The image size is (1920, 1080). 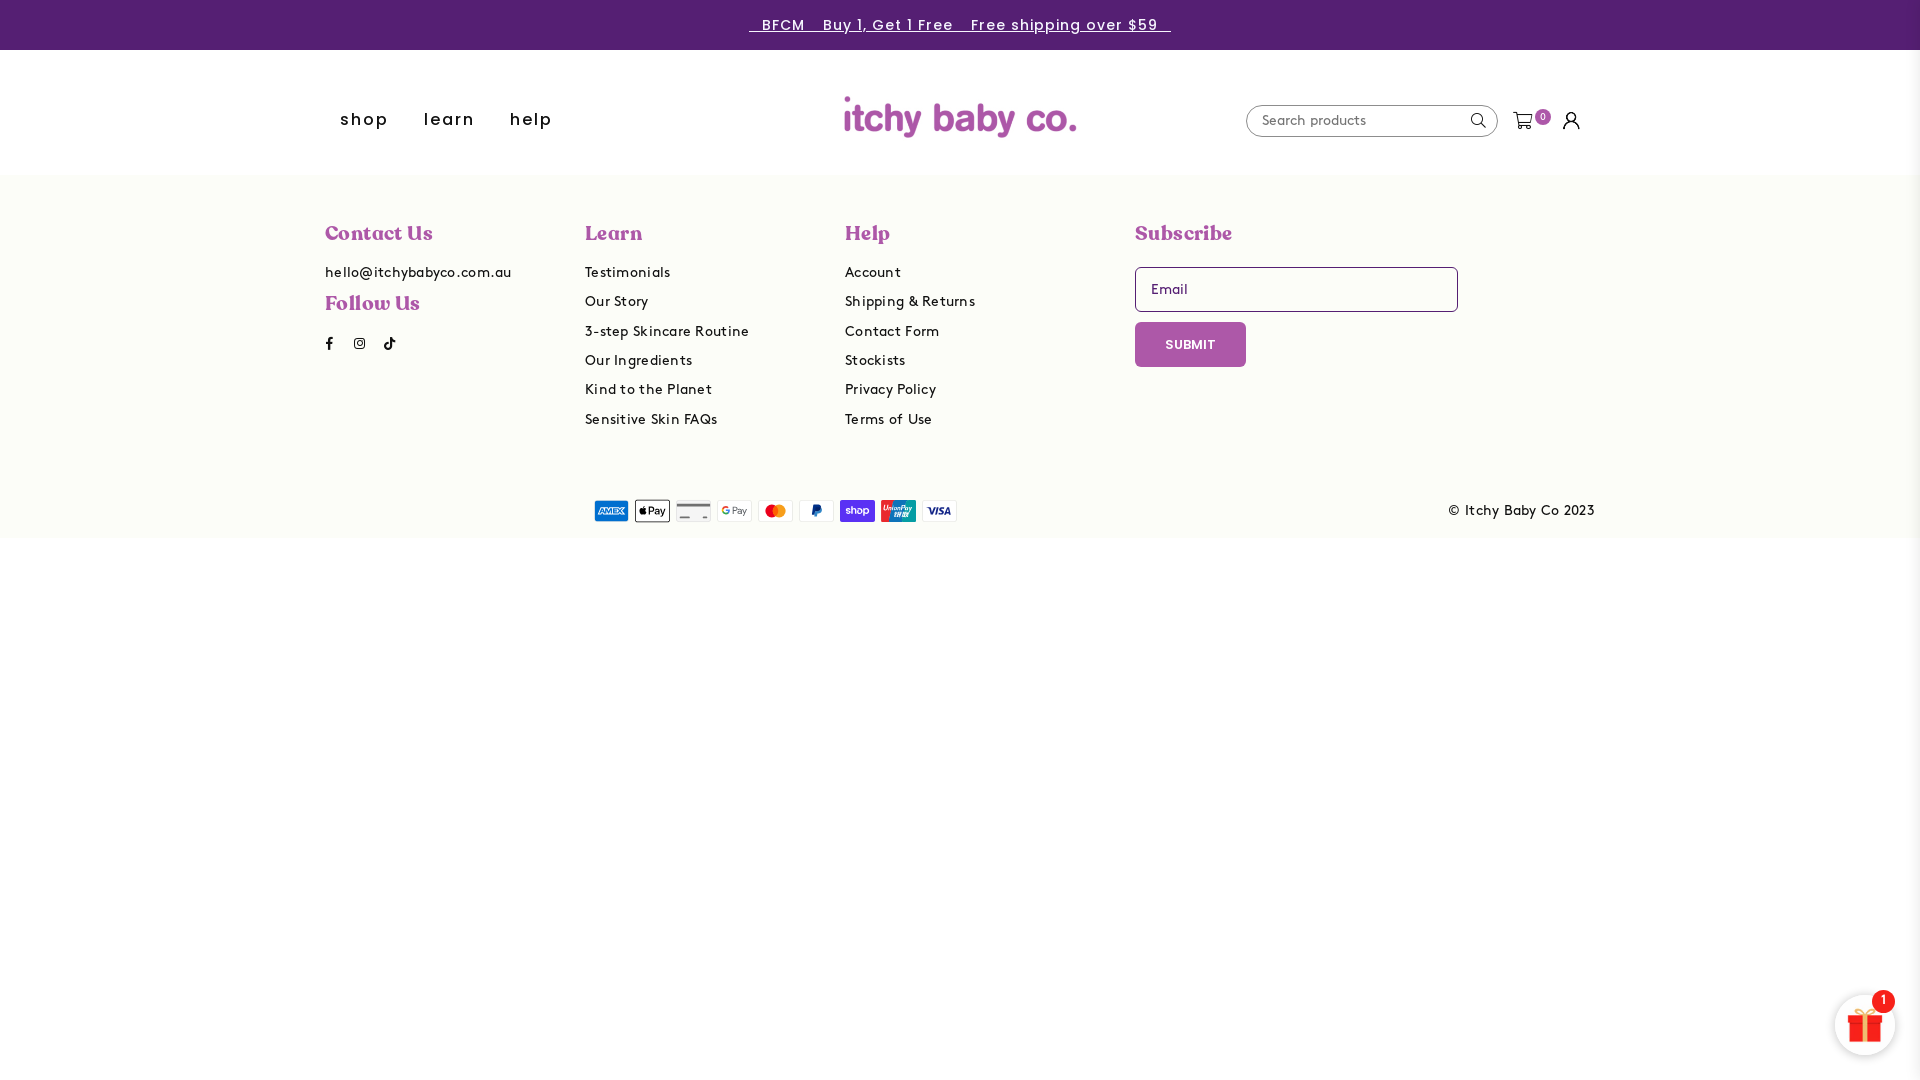 What do you see at coordinates (887, 418) in the screenshot?
I see `'Terms of Use'` at bounding box center [887, 418].